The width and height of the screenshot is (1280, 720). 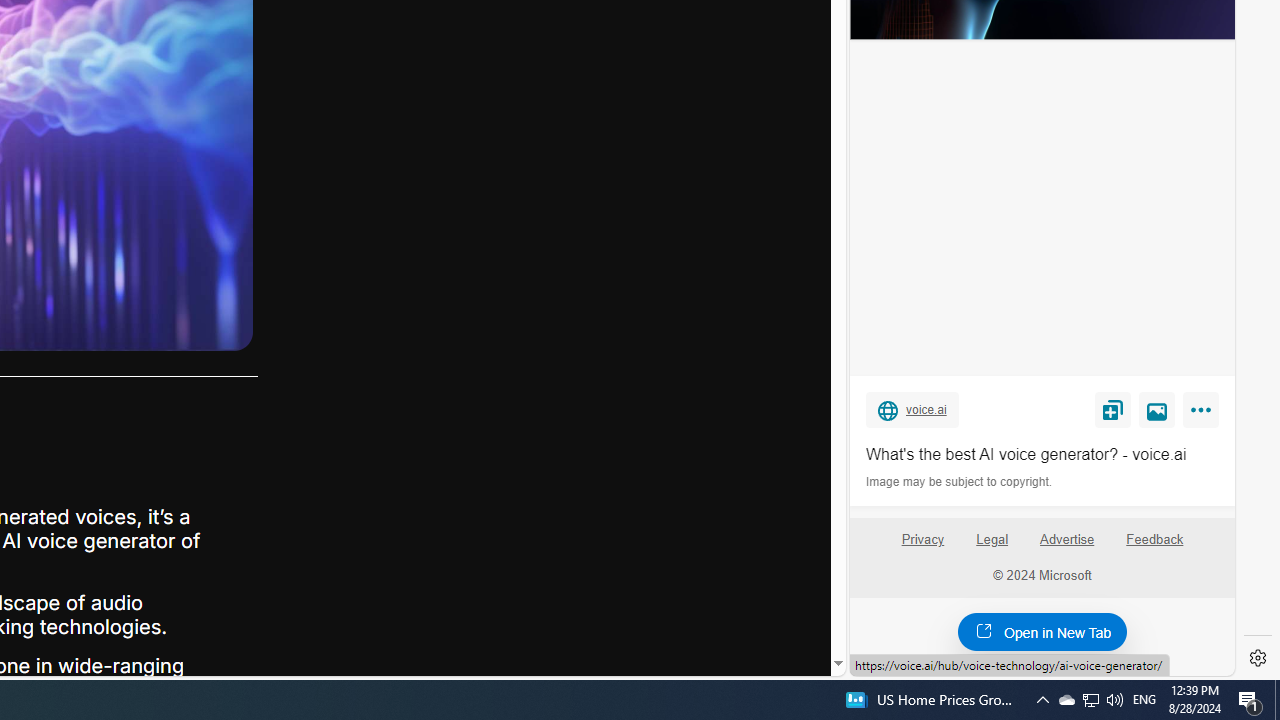 I want to click on 'More', so click(x=1203, y=412).